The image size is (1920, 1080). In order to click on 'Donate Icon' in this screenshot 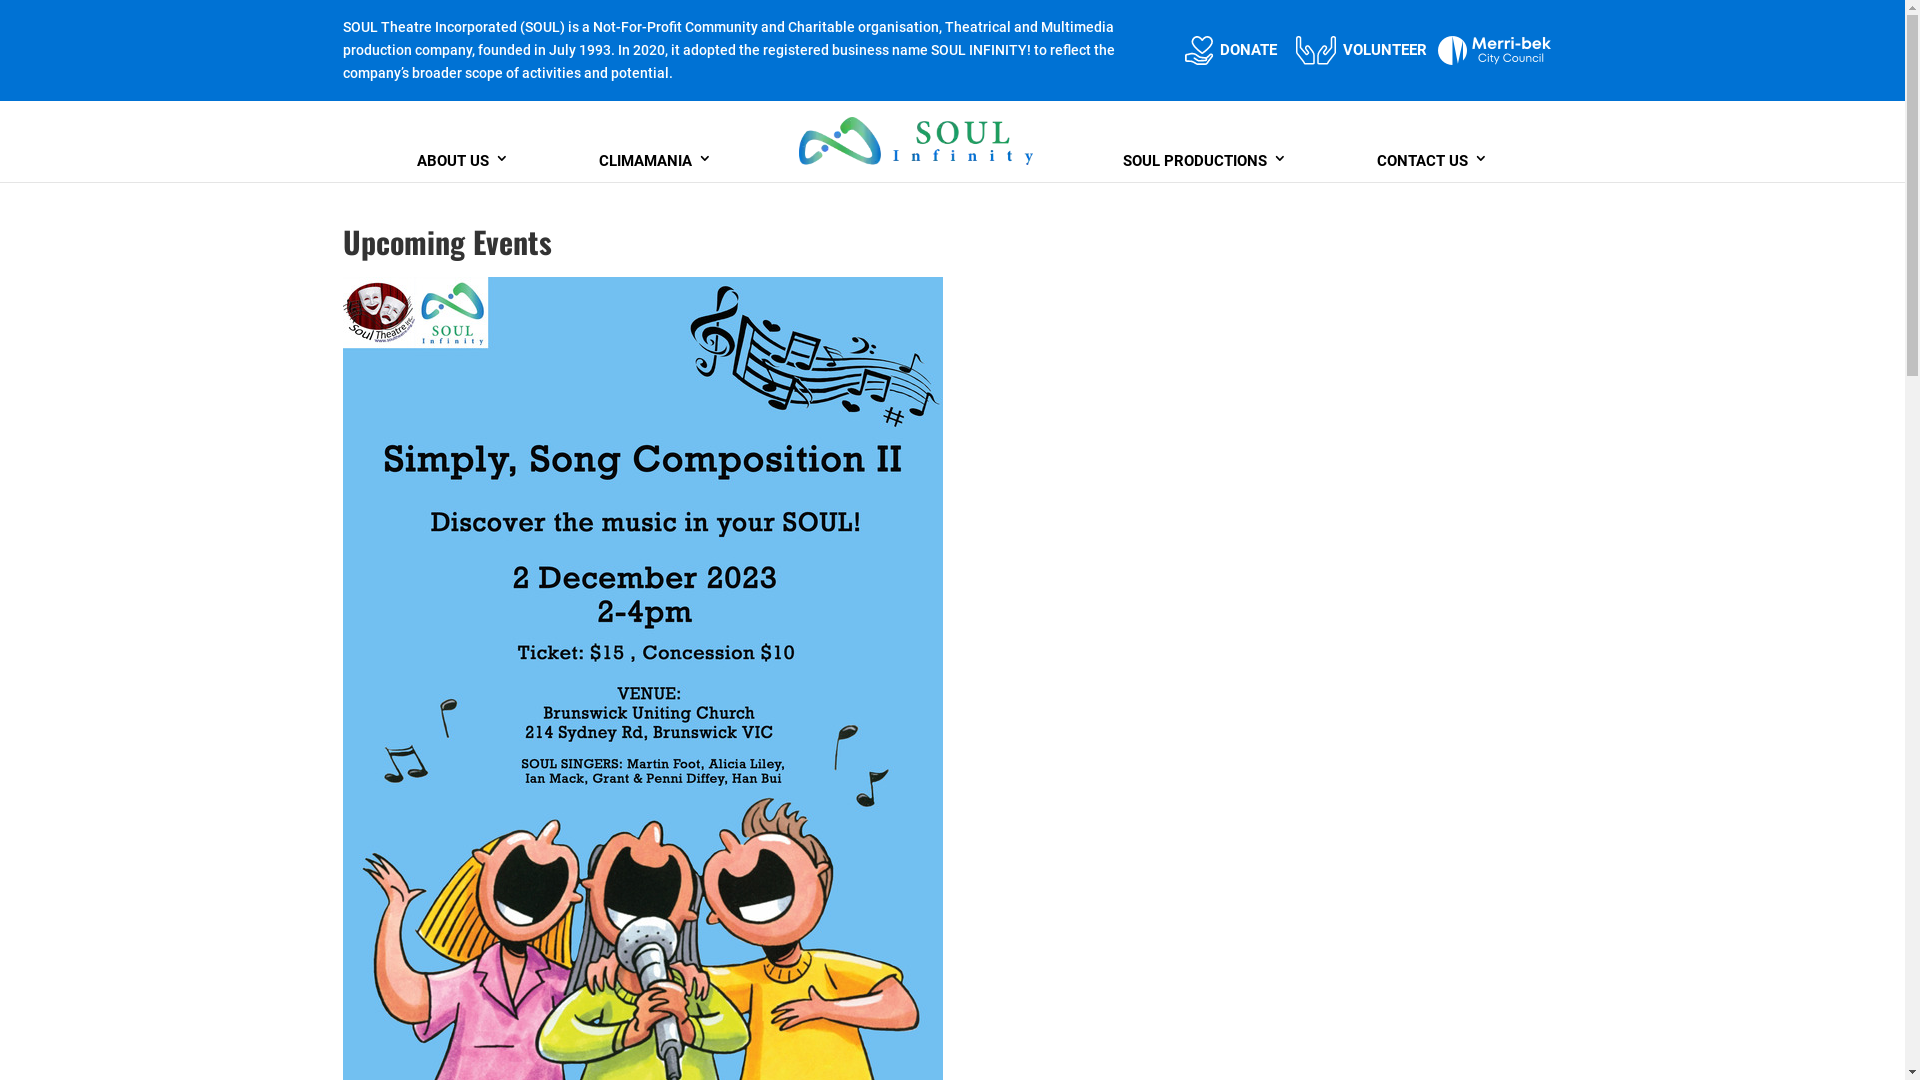, I will do `click(1199, 49)`.